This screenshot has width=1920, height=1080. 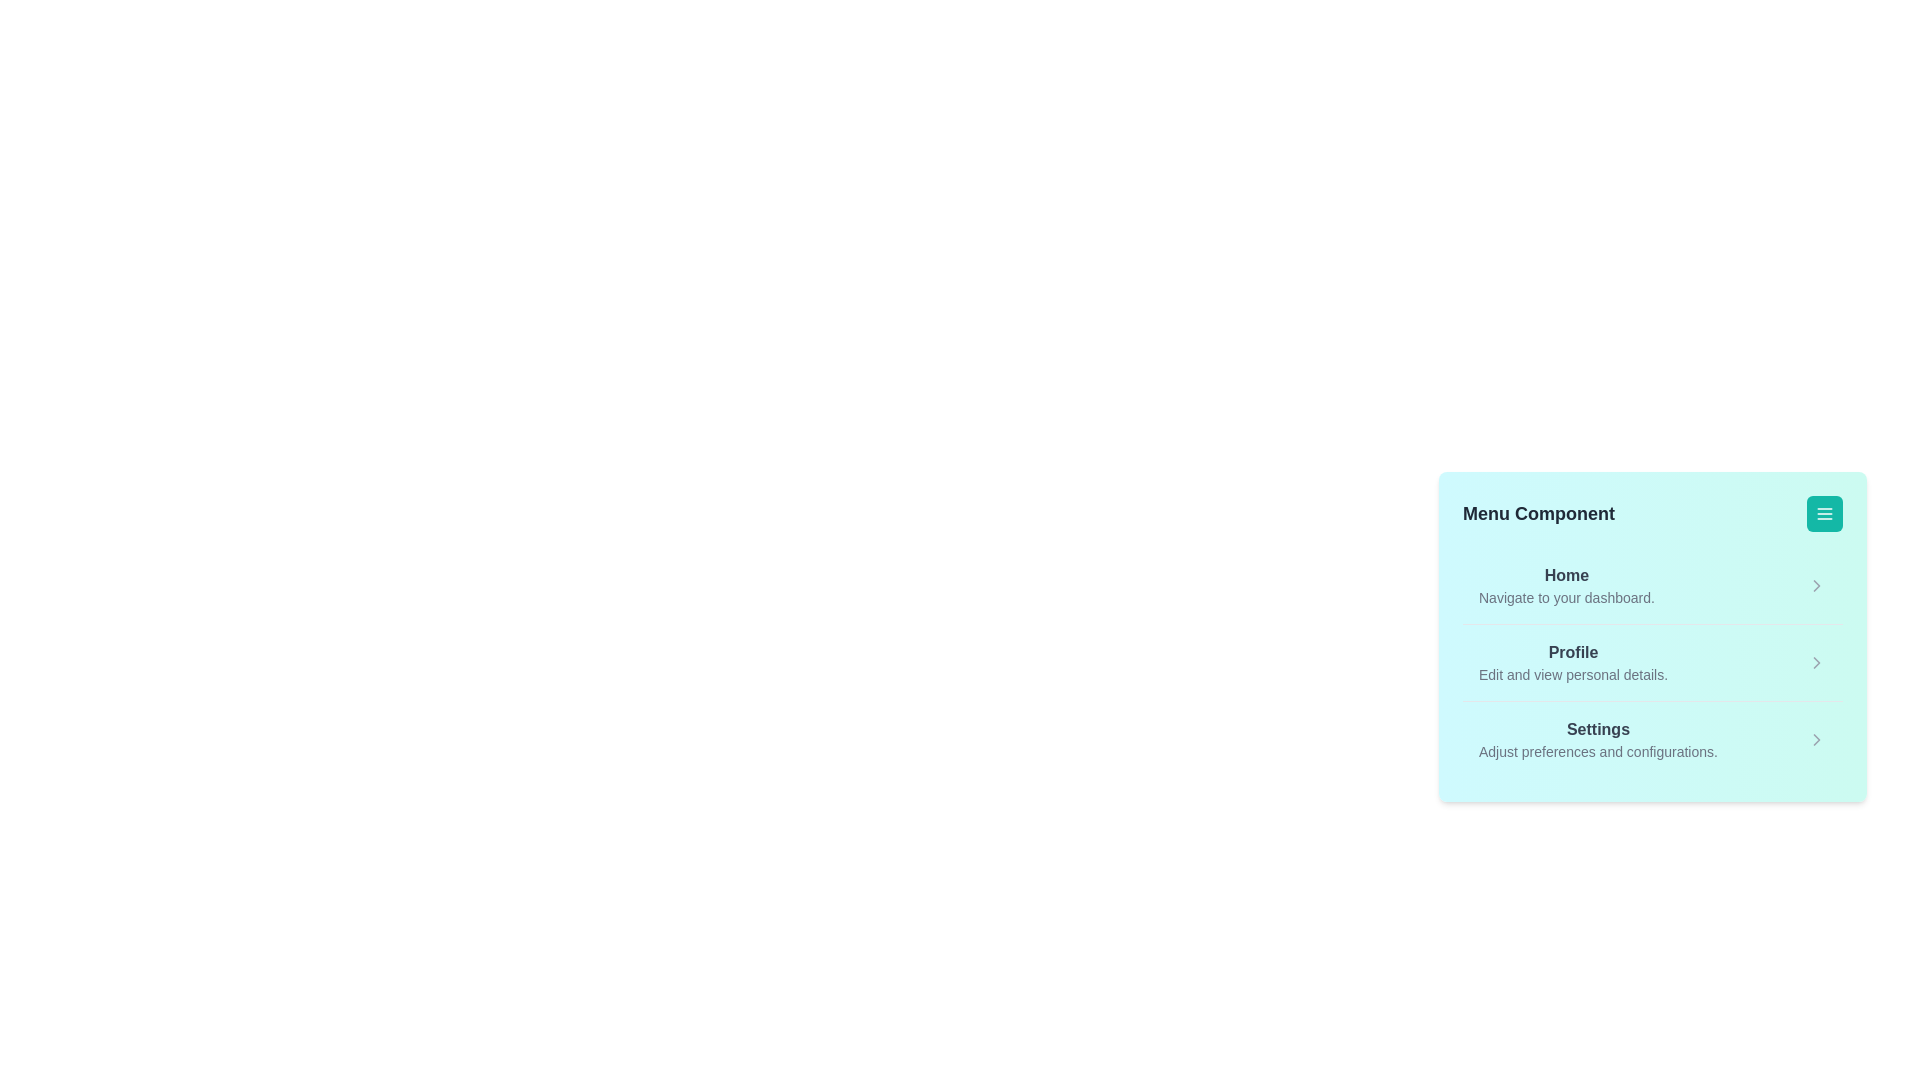 What do you see at coordinates (1565, 585) in the screenshot?
I see `the menu item Home from the menu list` at bounding box center [1565, 585].